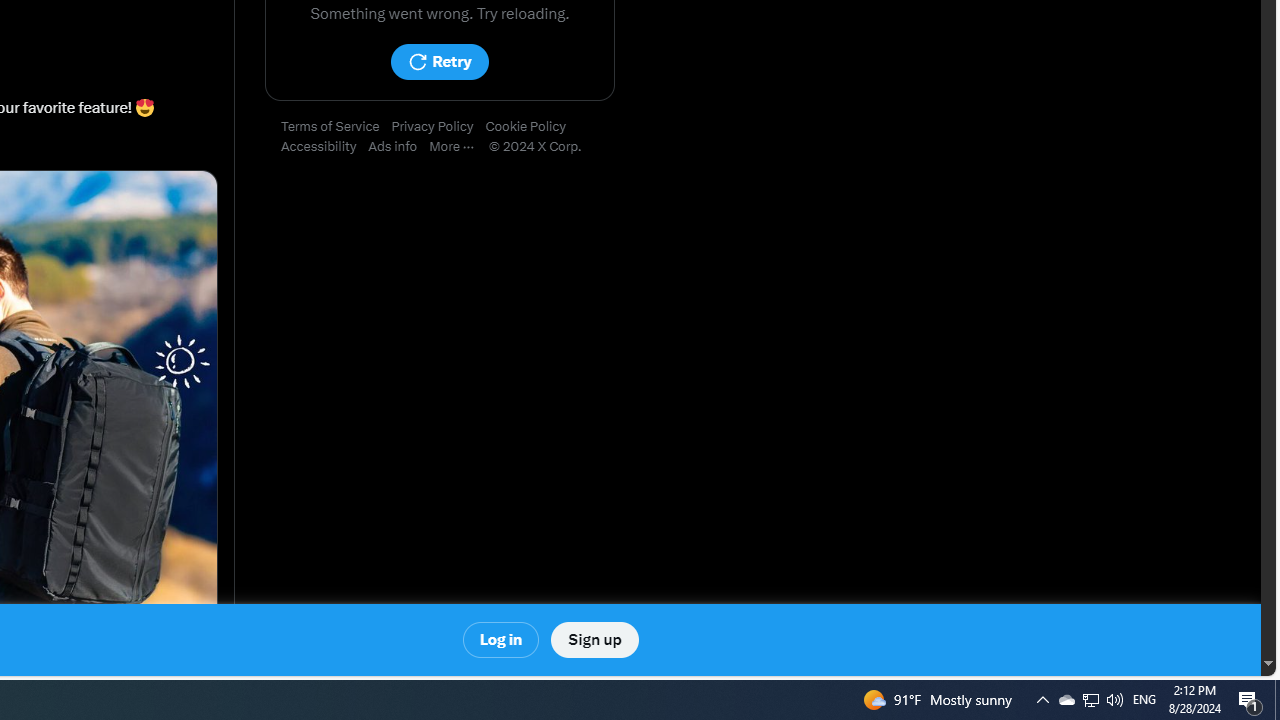  What do you see at coordinates (531, 127) in the screenshot?
I see `'Cookie Policy'` at bounding box center [531, 127].